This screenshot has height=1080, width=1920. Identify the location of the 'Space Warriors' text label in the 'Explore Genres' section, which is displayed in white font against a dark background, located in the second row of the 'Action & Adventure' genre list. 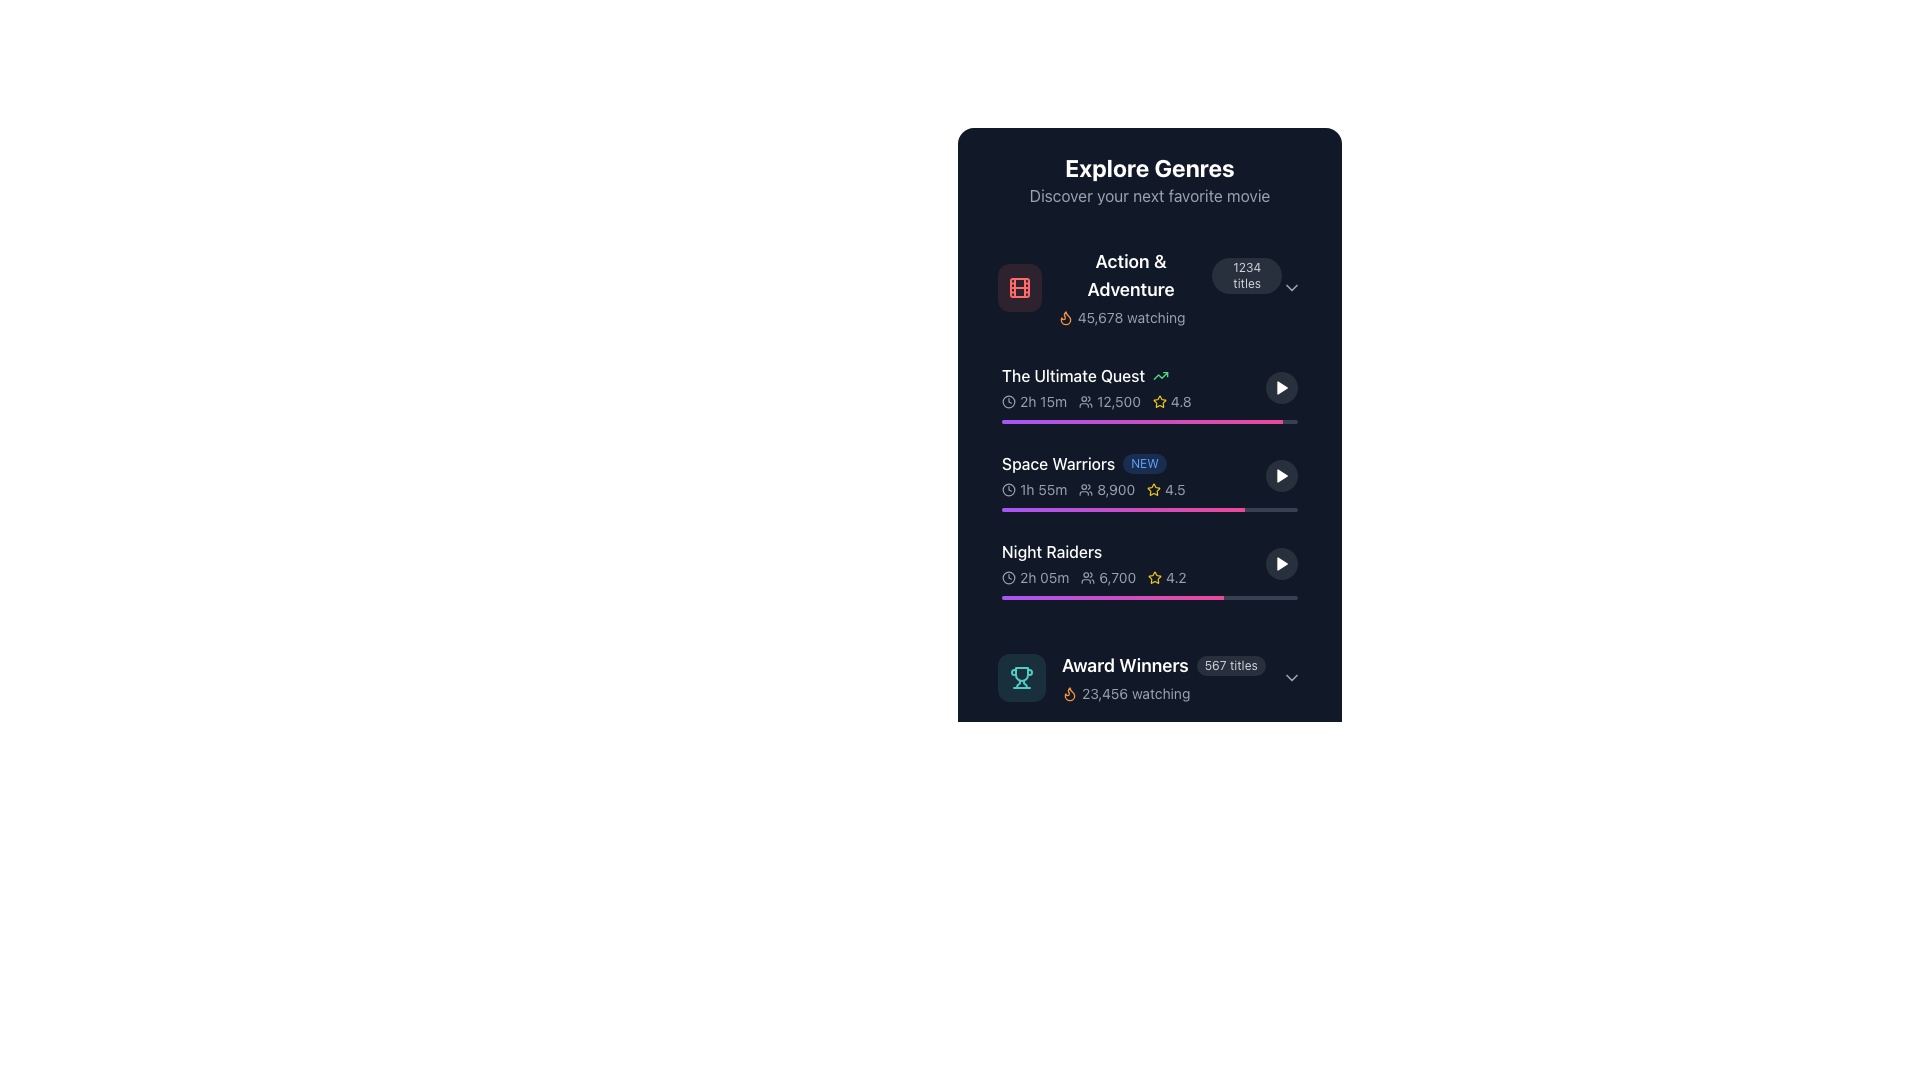
(1057, 463).